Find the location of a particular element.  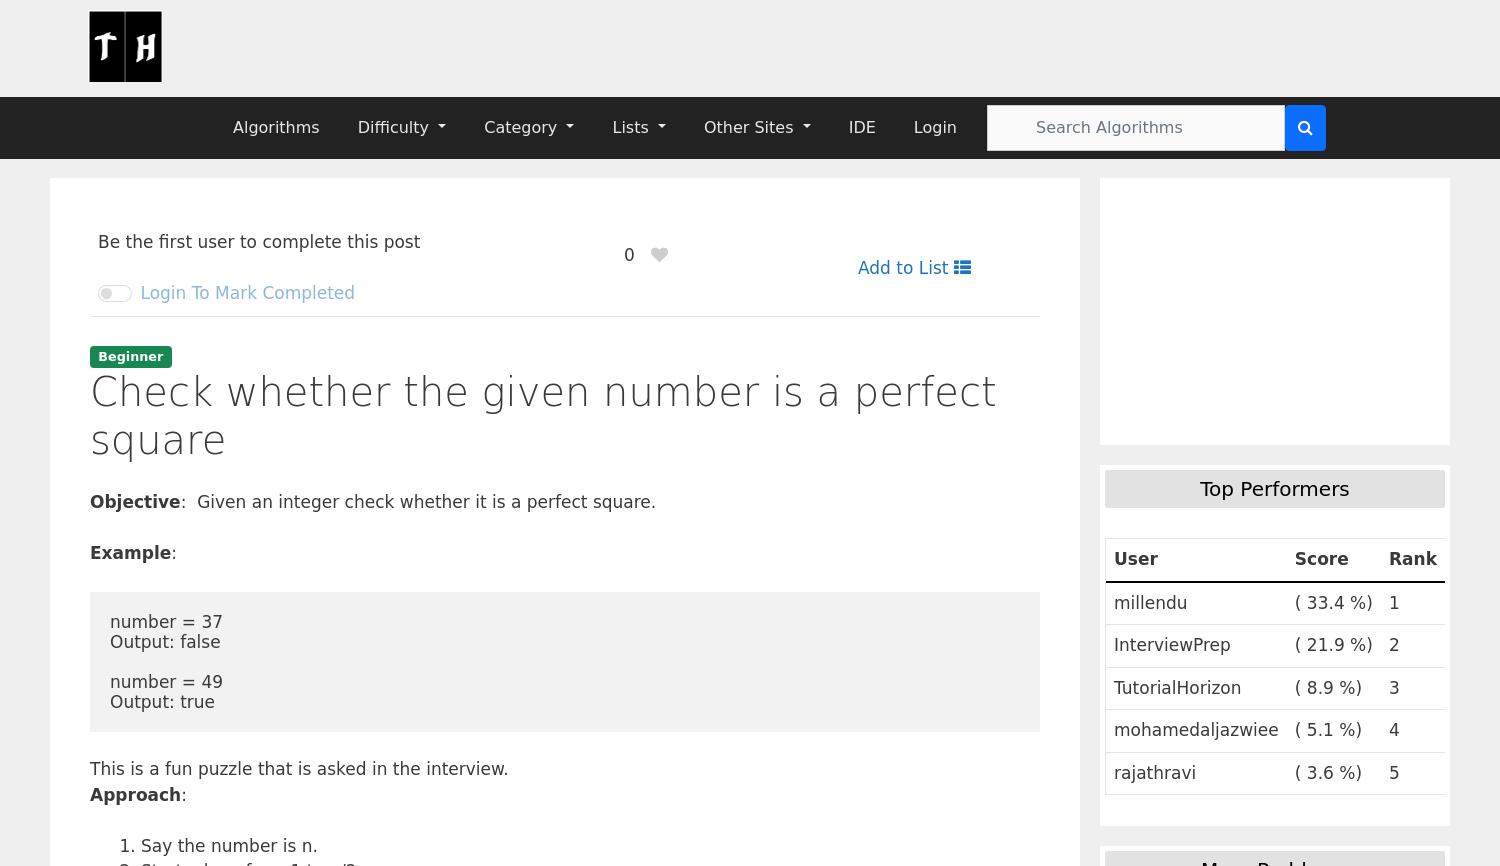

'2' is located at coordinates (1308, 142).